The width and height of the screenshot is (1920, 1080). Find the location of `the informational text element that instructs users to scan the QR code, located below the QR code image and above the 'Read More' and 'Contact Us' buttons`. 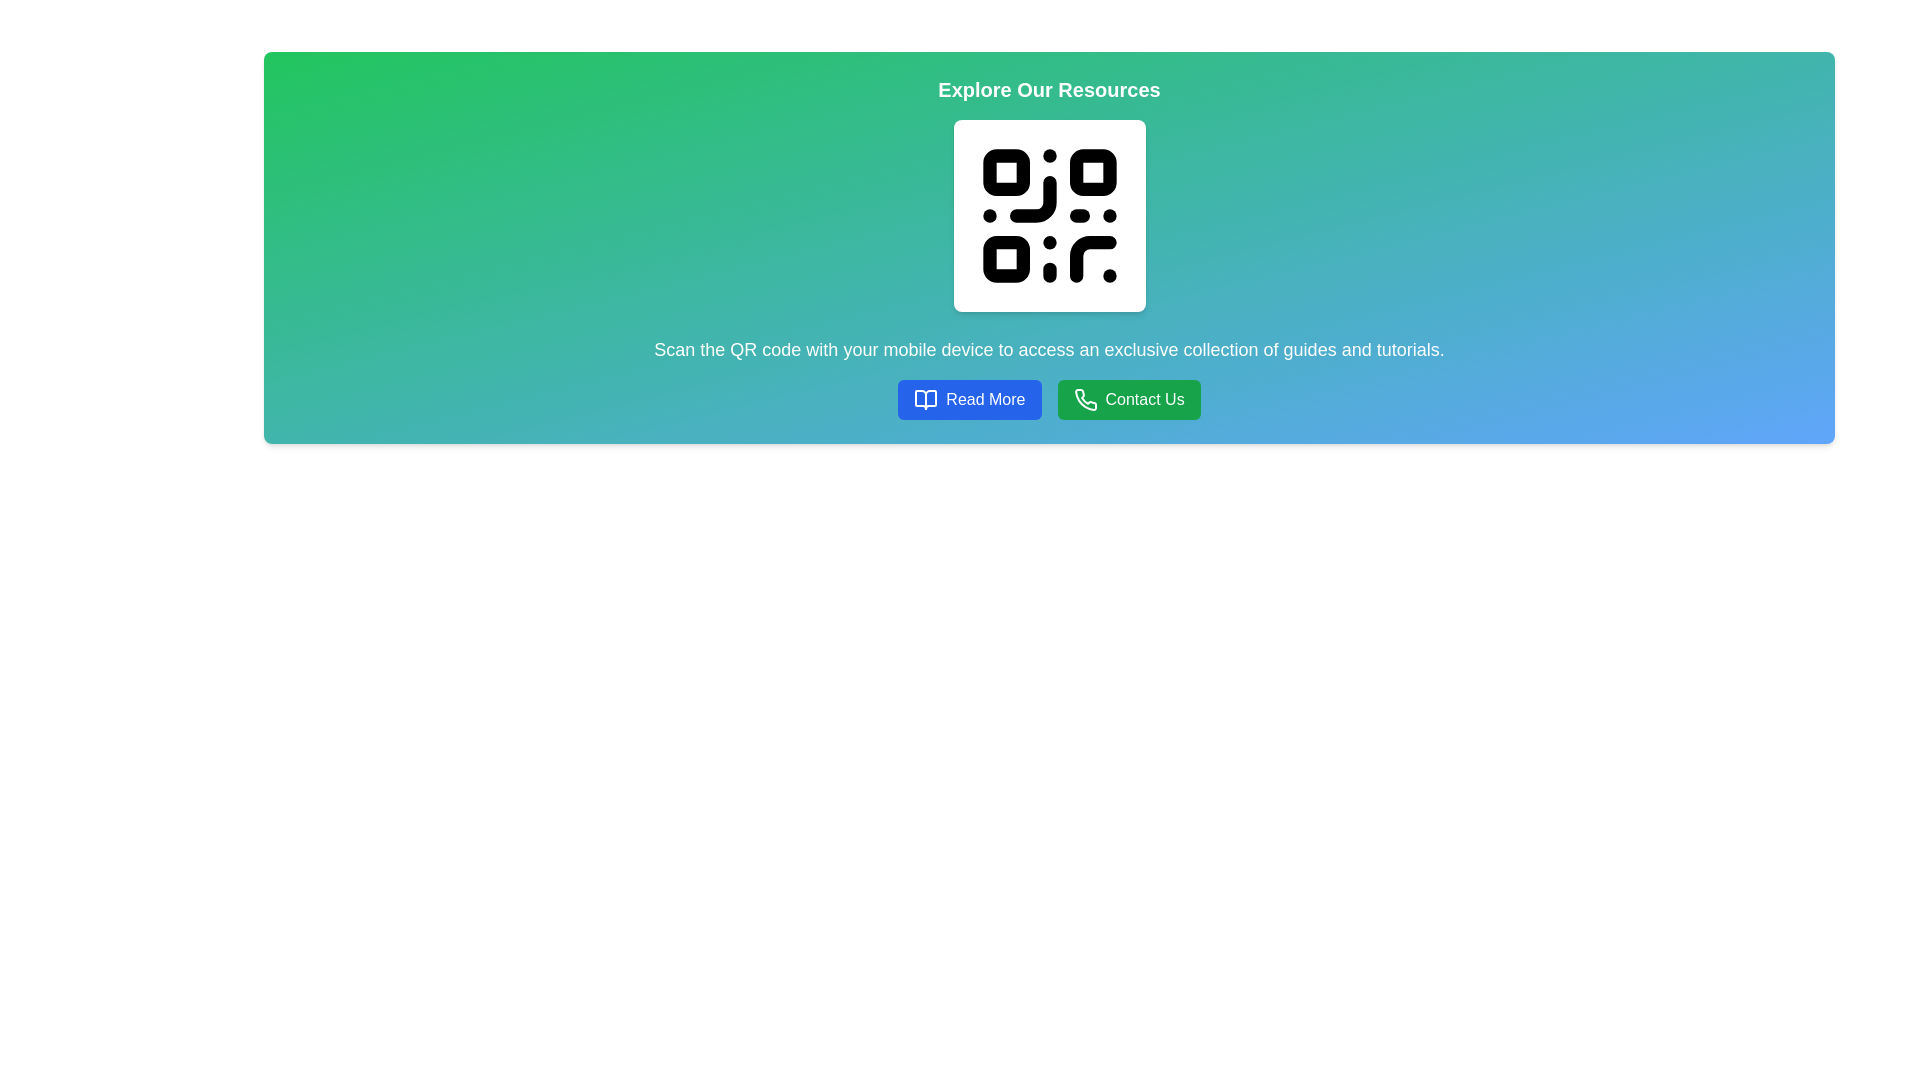

the informational text element that instructs users to scan the QR code, located below the QR code image and above the 'Read More' and 'Contact Us' buttons is located at coordinates (1048, 349).